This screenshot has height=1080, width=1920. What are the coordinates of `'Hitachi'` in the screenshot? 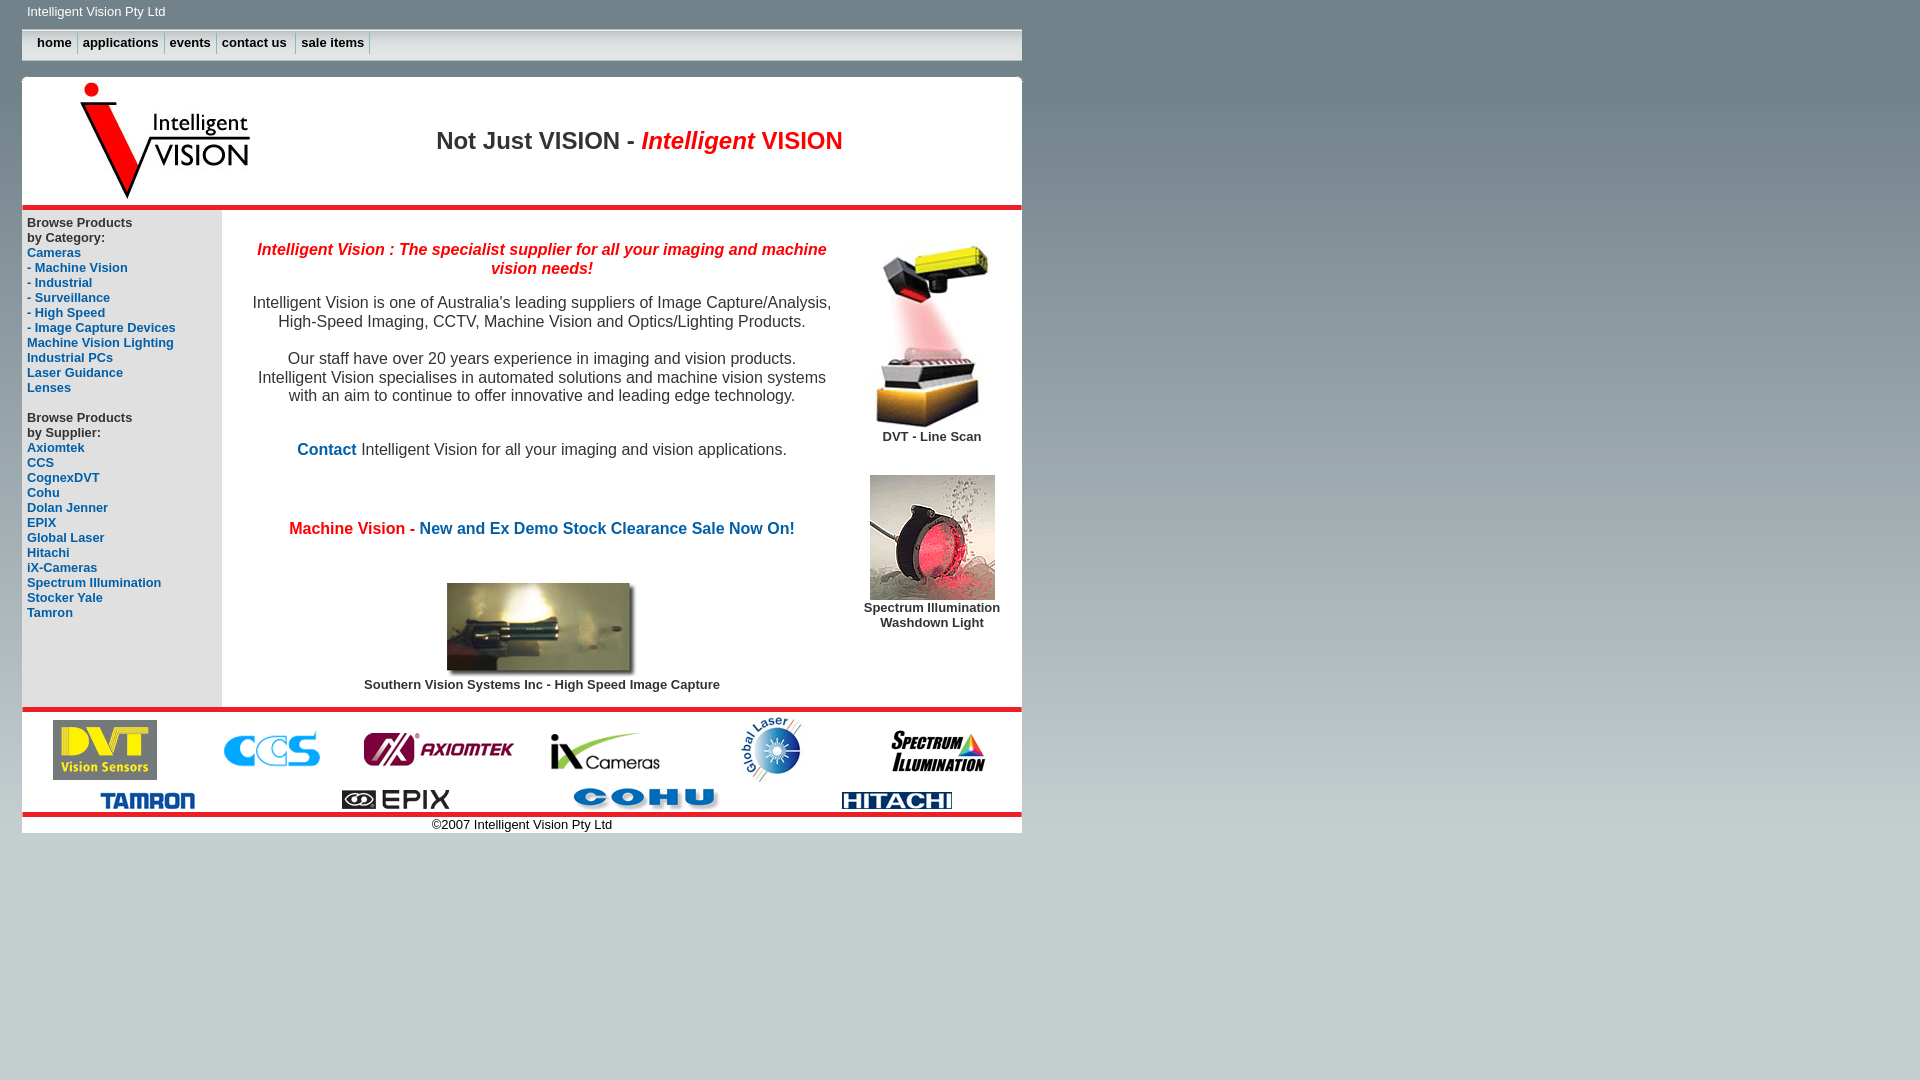 It's located at (48, 552).